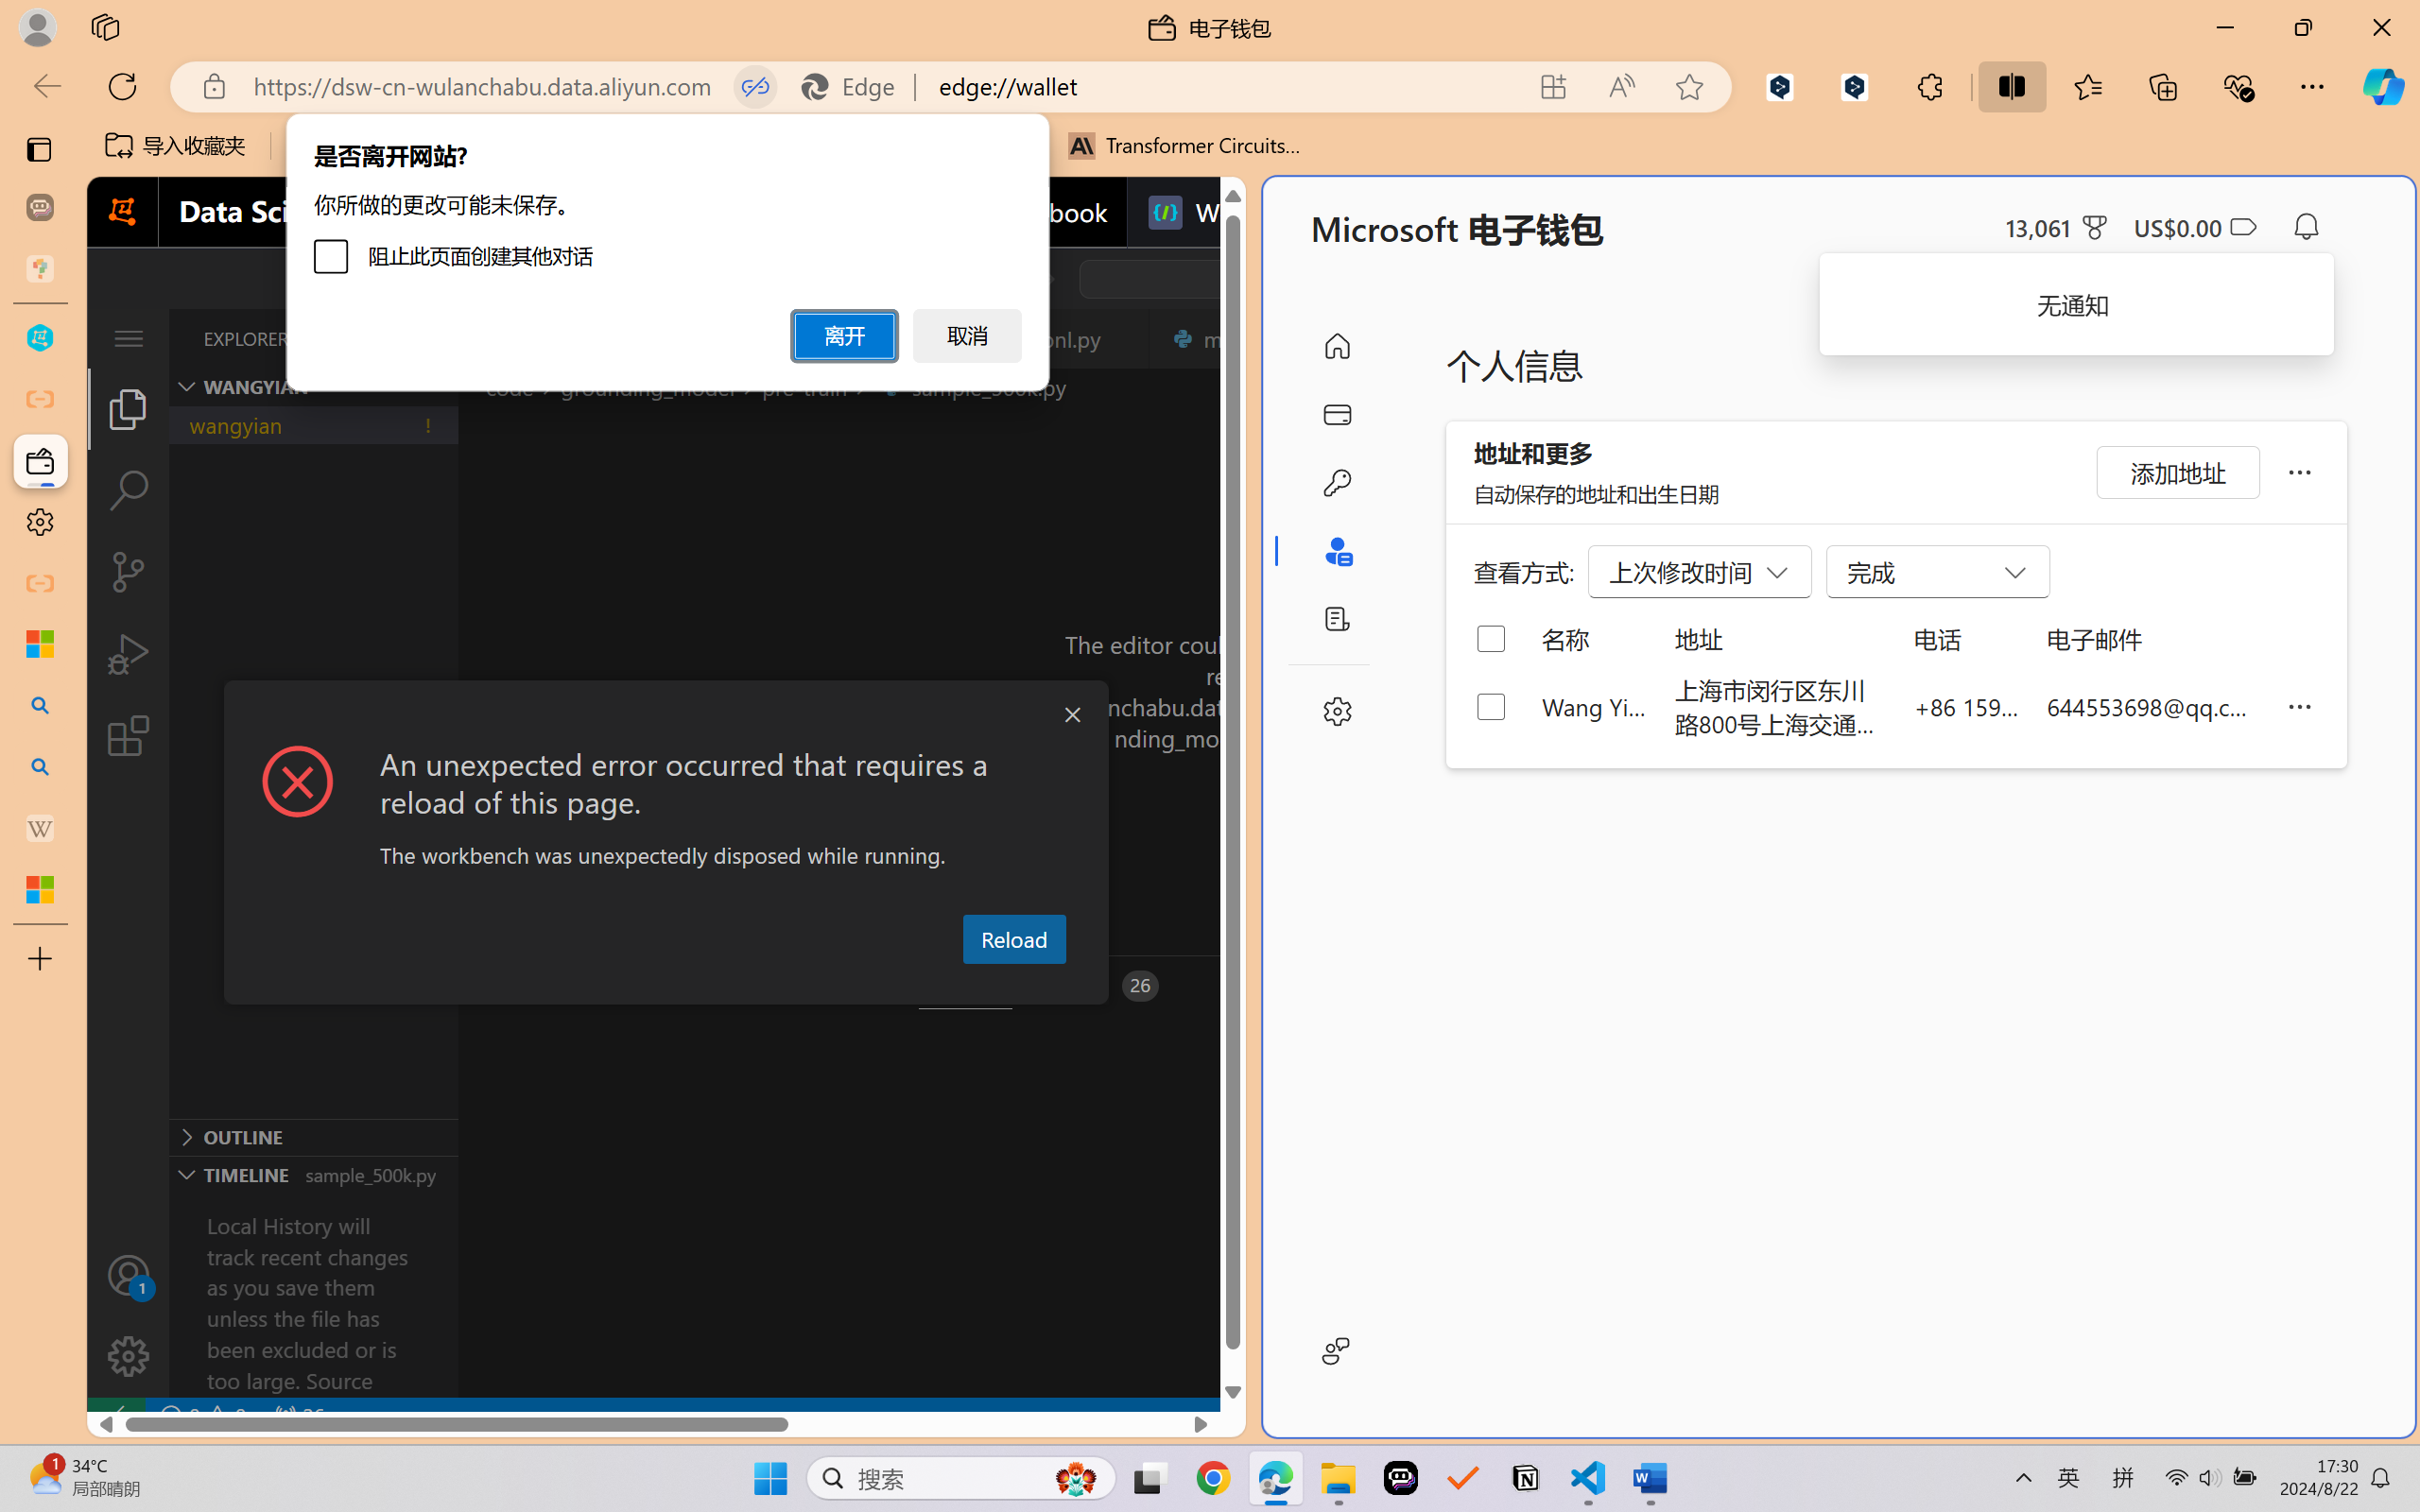 This screenshot has width=2420, height=1512. Describe the element at coordinates (1013, 937) in the screenshot. I see `'Reload'` at that location.